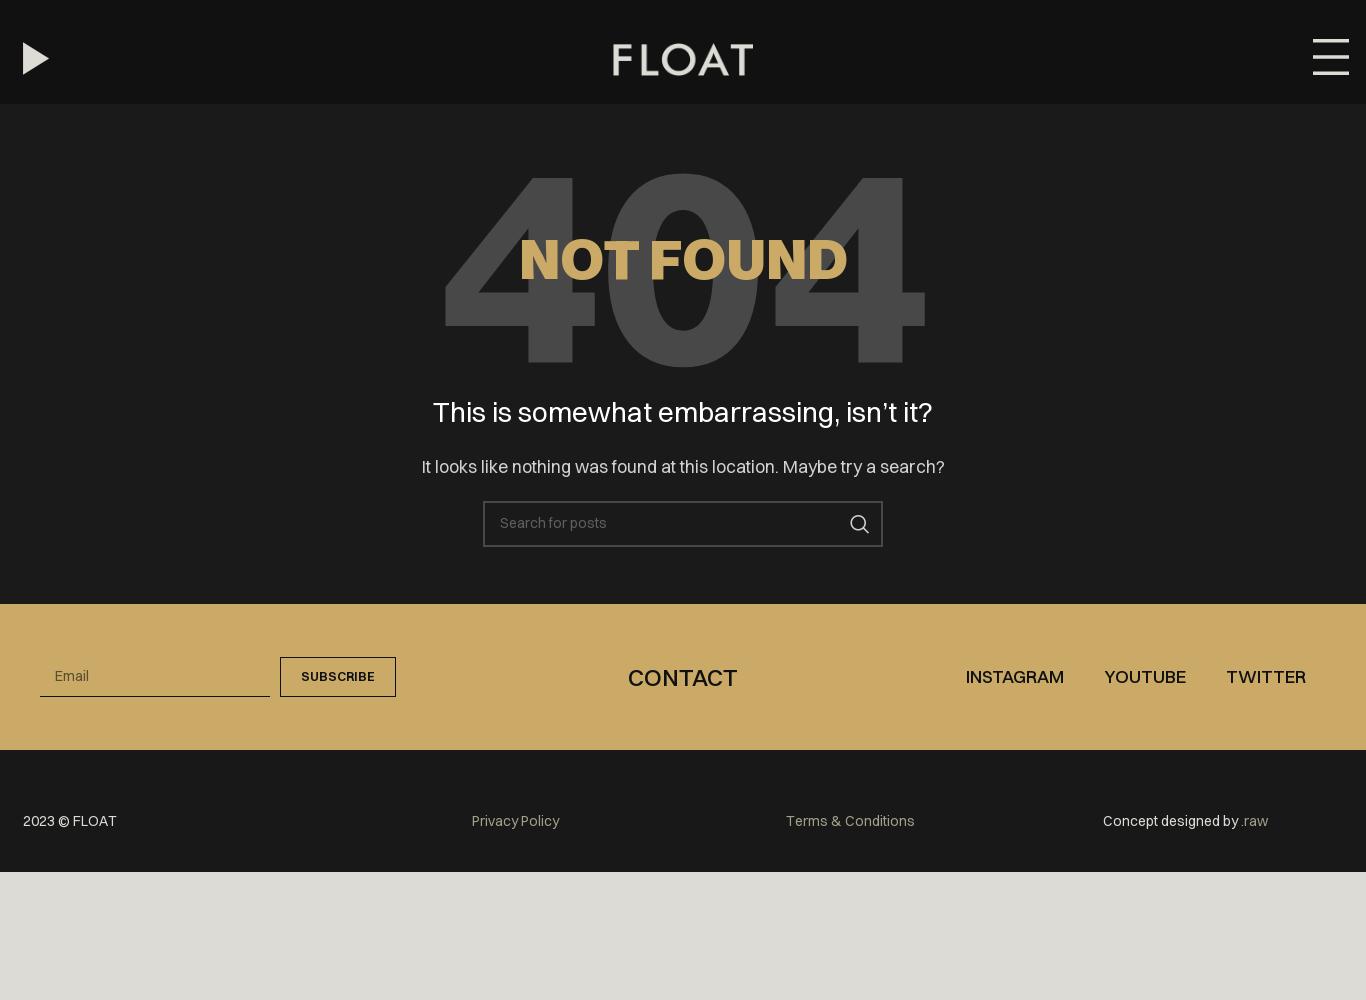  Describe the element at coordinates (336, 676) in the screenshot. I see `'Subscribe'` at that location.